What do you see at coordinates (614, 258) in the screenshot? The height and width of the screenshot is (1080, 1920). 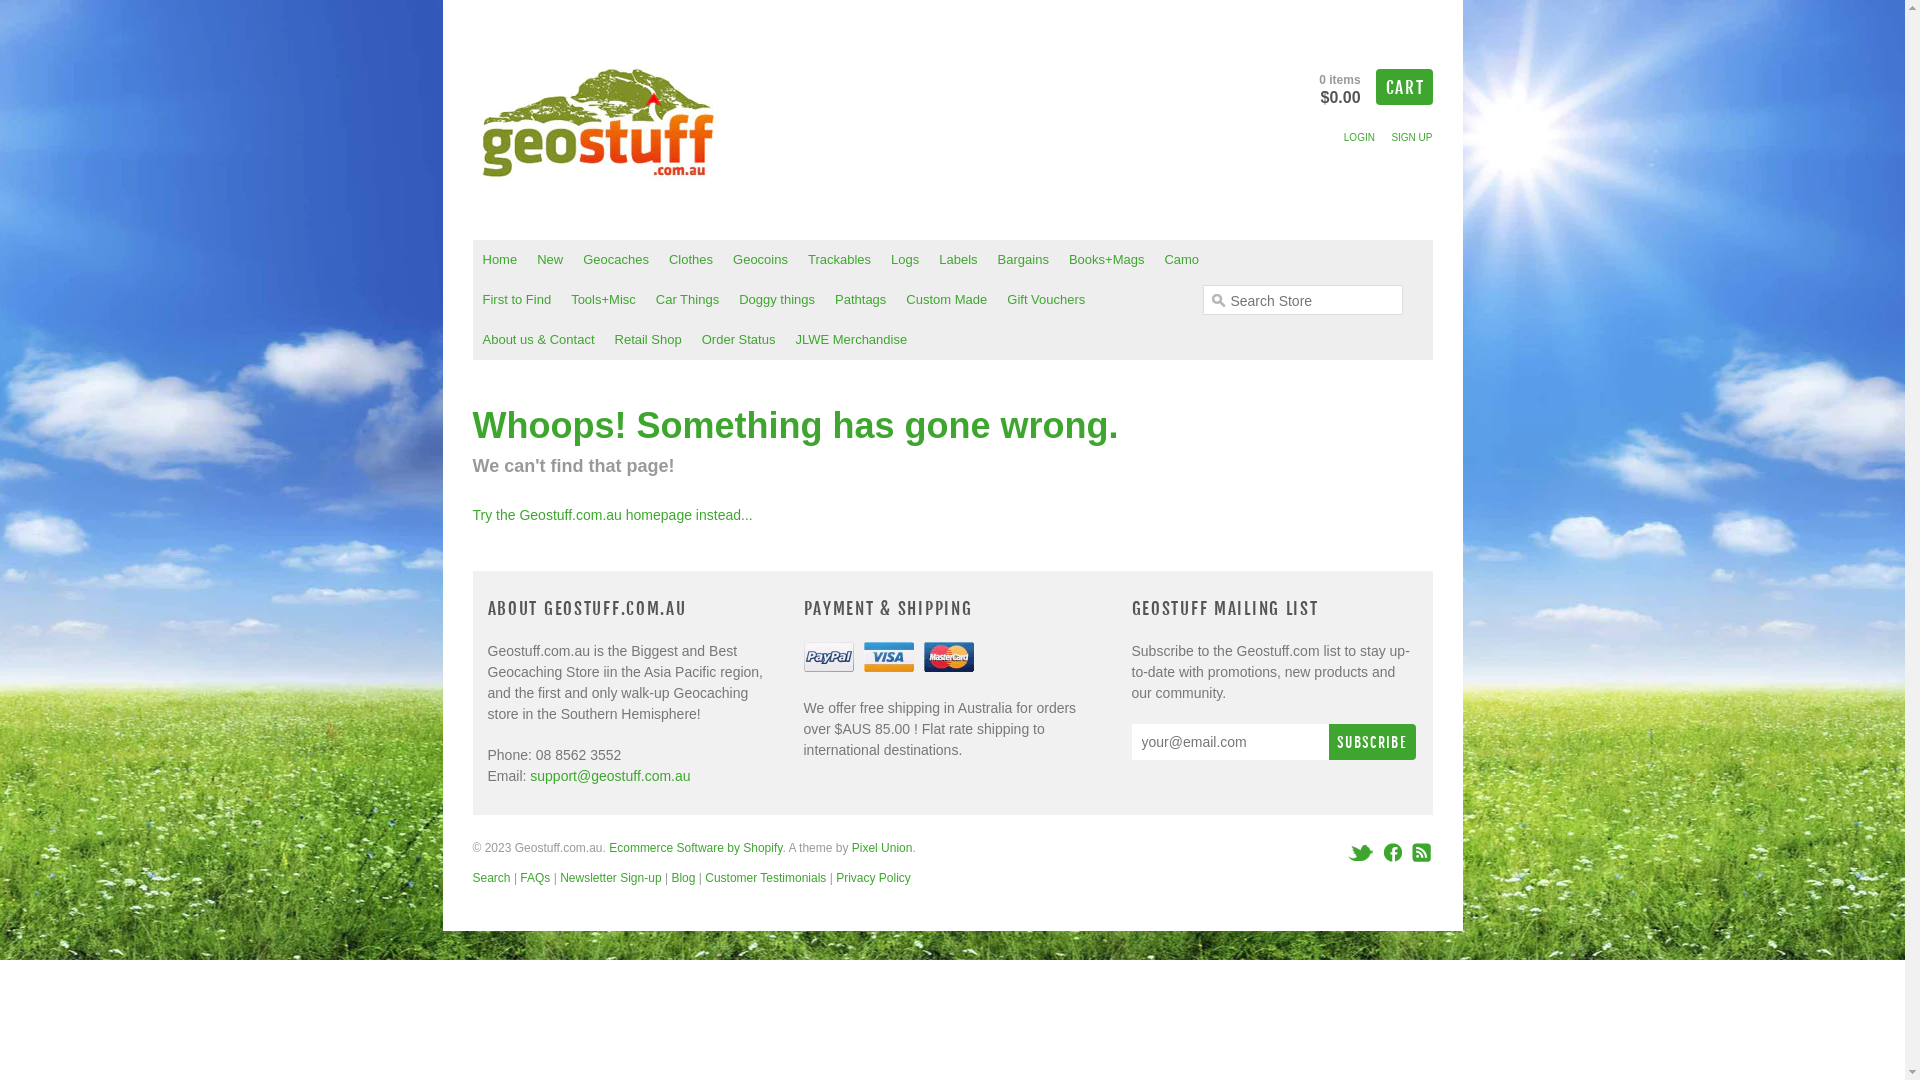 I see `'Geocaches'` at bounding box center [614, 258].